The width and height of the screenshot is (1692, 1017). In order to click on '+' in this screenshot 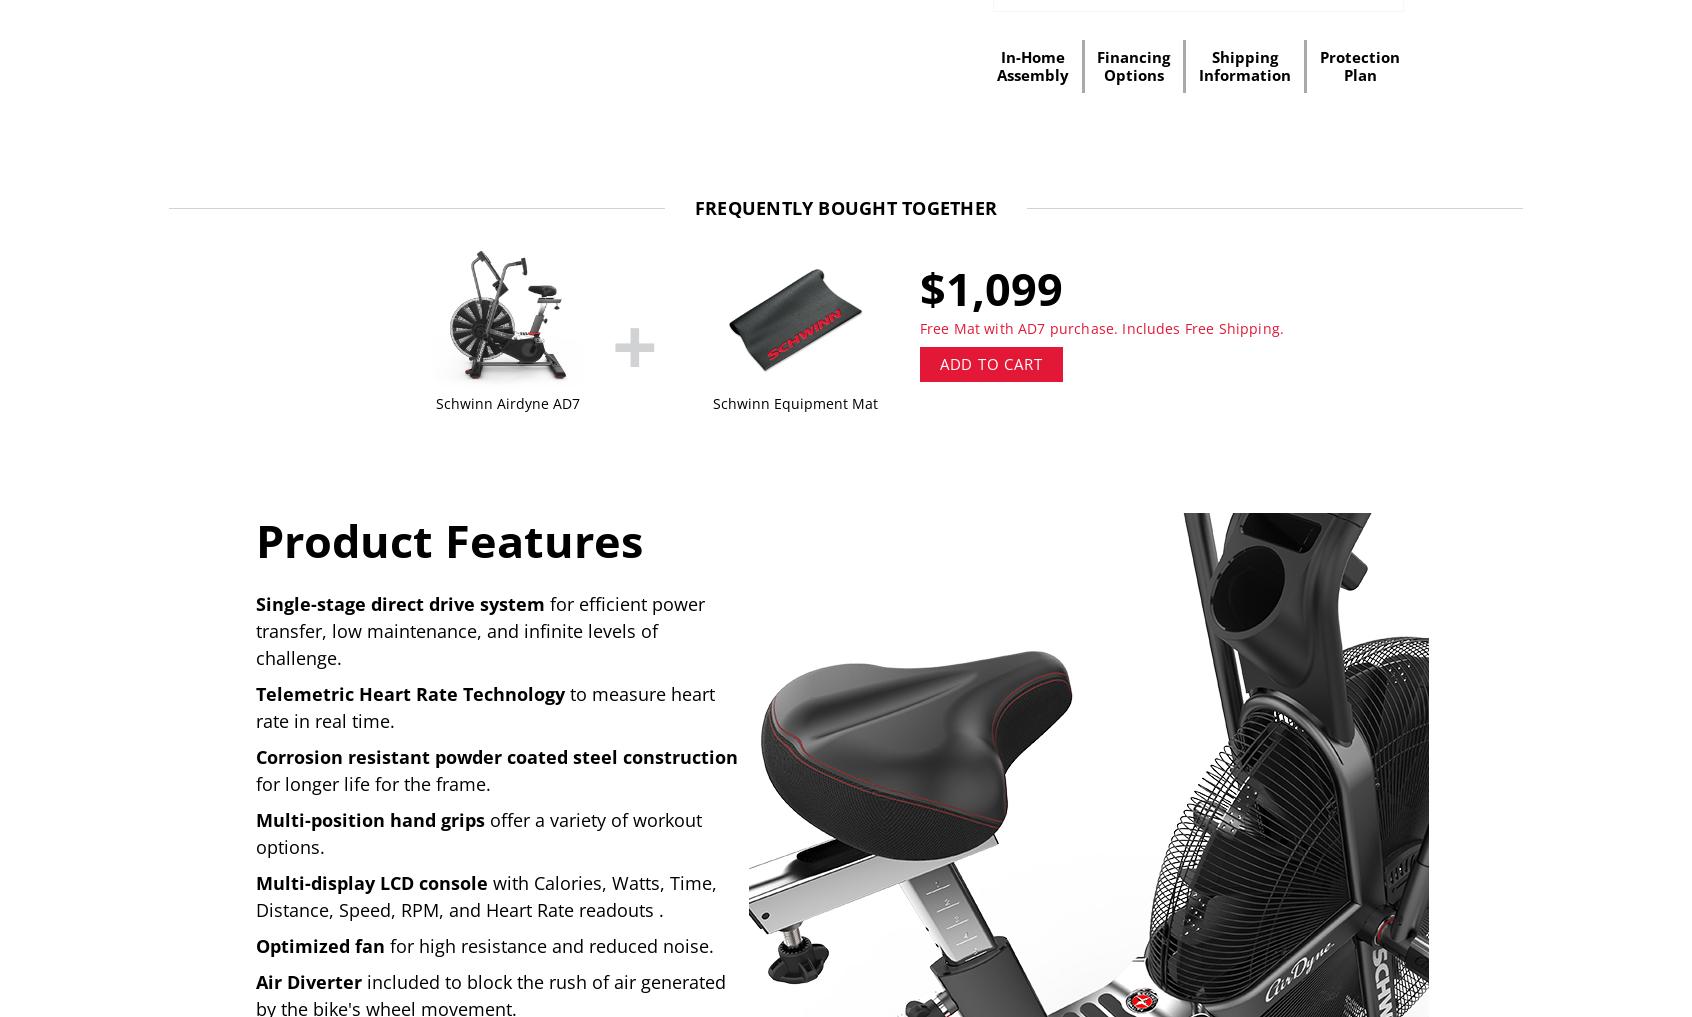, I will do `click(632, 342)`.